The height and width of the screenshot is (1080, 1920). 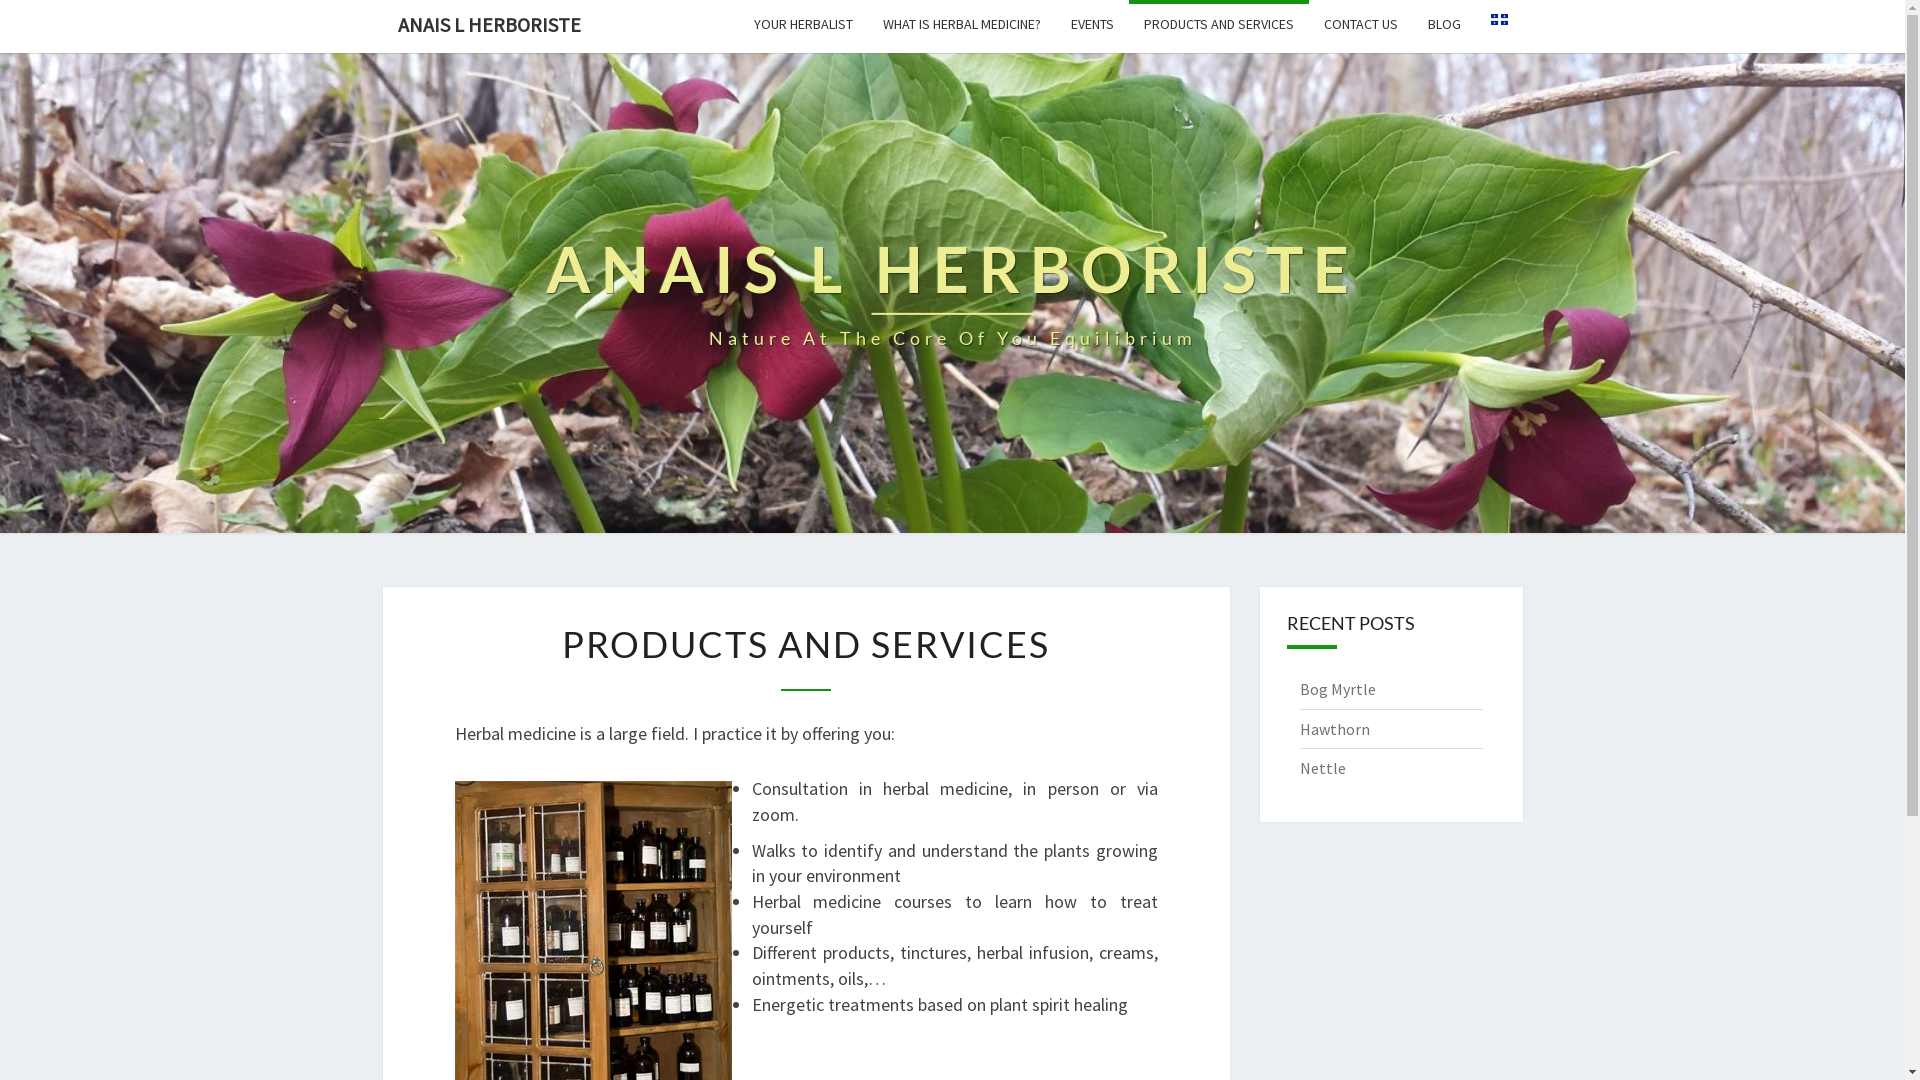 I want to click on 'EVENTS', so click(x=1055, y=23).